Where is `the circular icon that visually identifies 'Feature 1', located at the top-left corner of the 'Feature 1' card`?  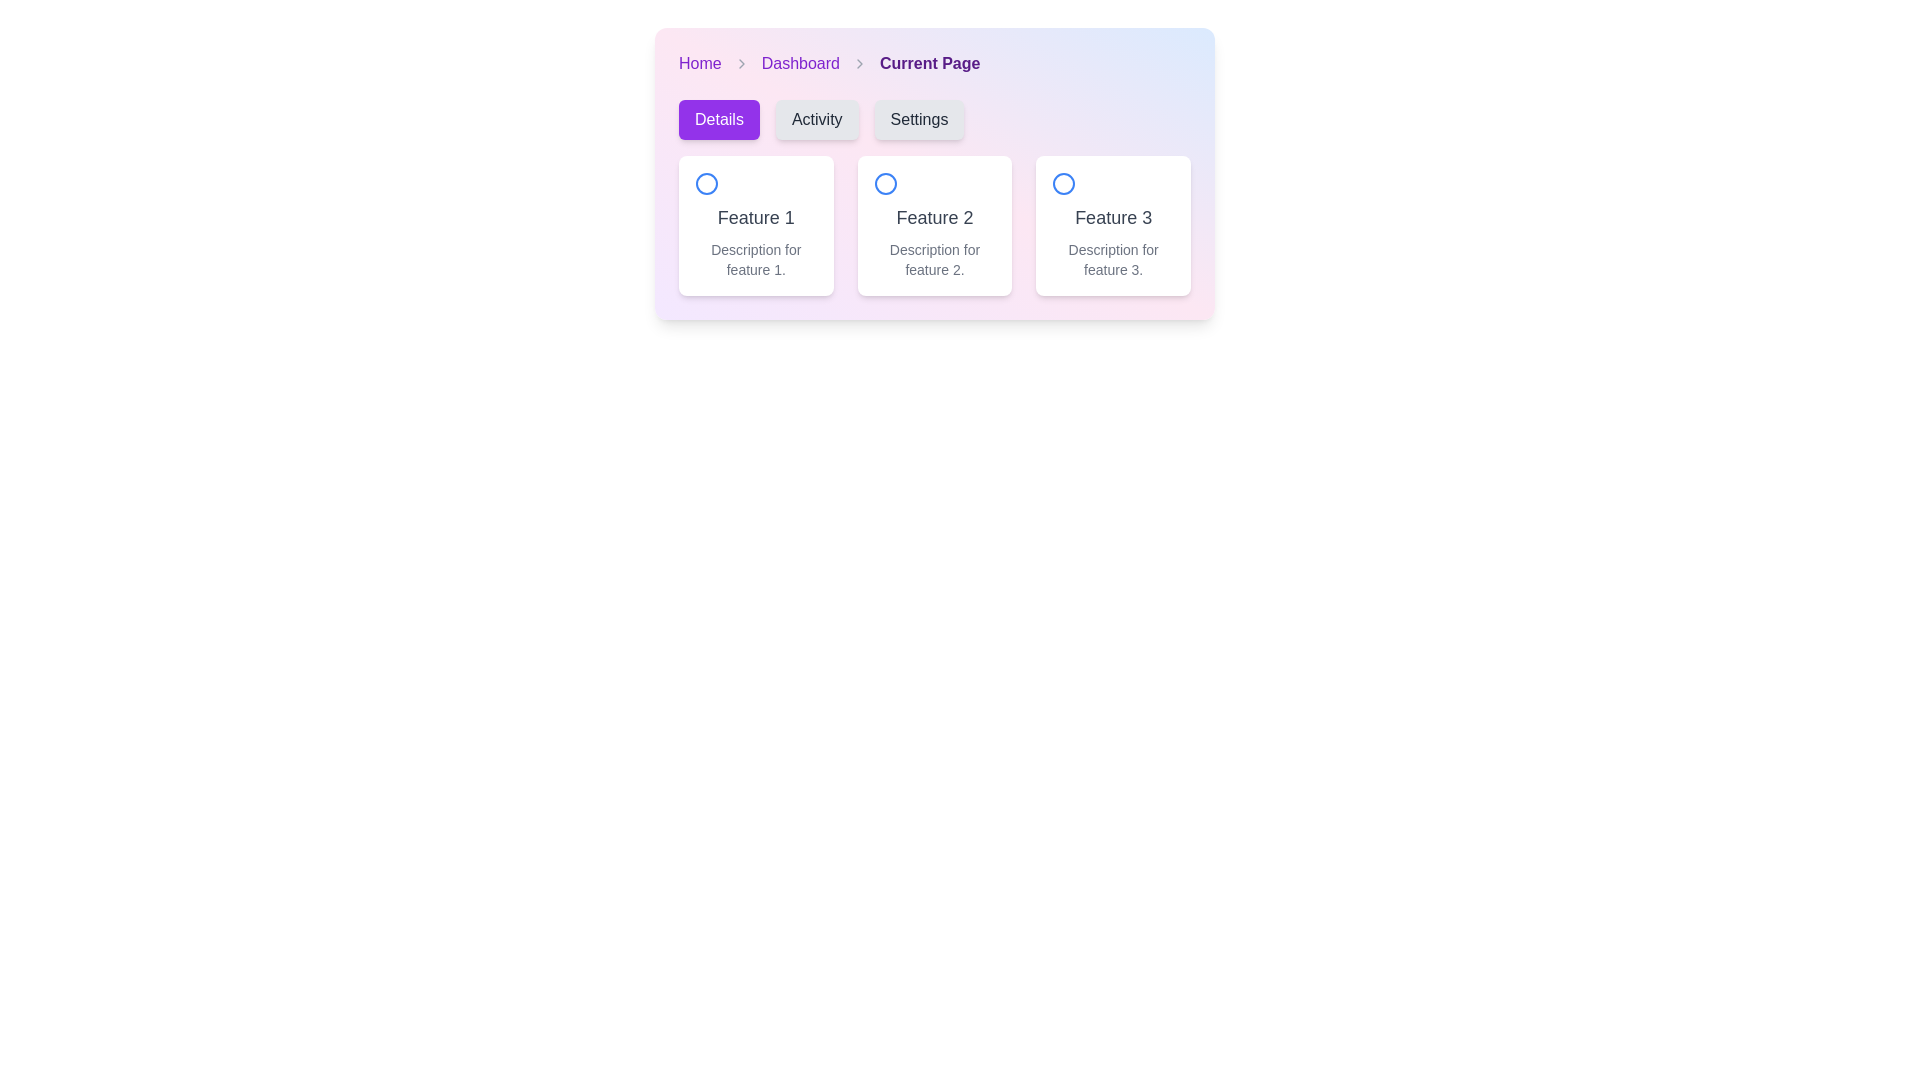
the circular icon that visually identifies 'Feature 1', located at the top-left corner of the 'Feature 1' card is located at coordinates (706, 184).